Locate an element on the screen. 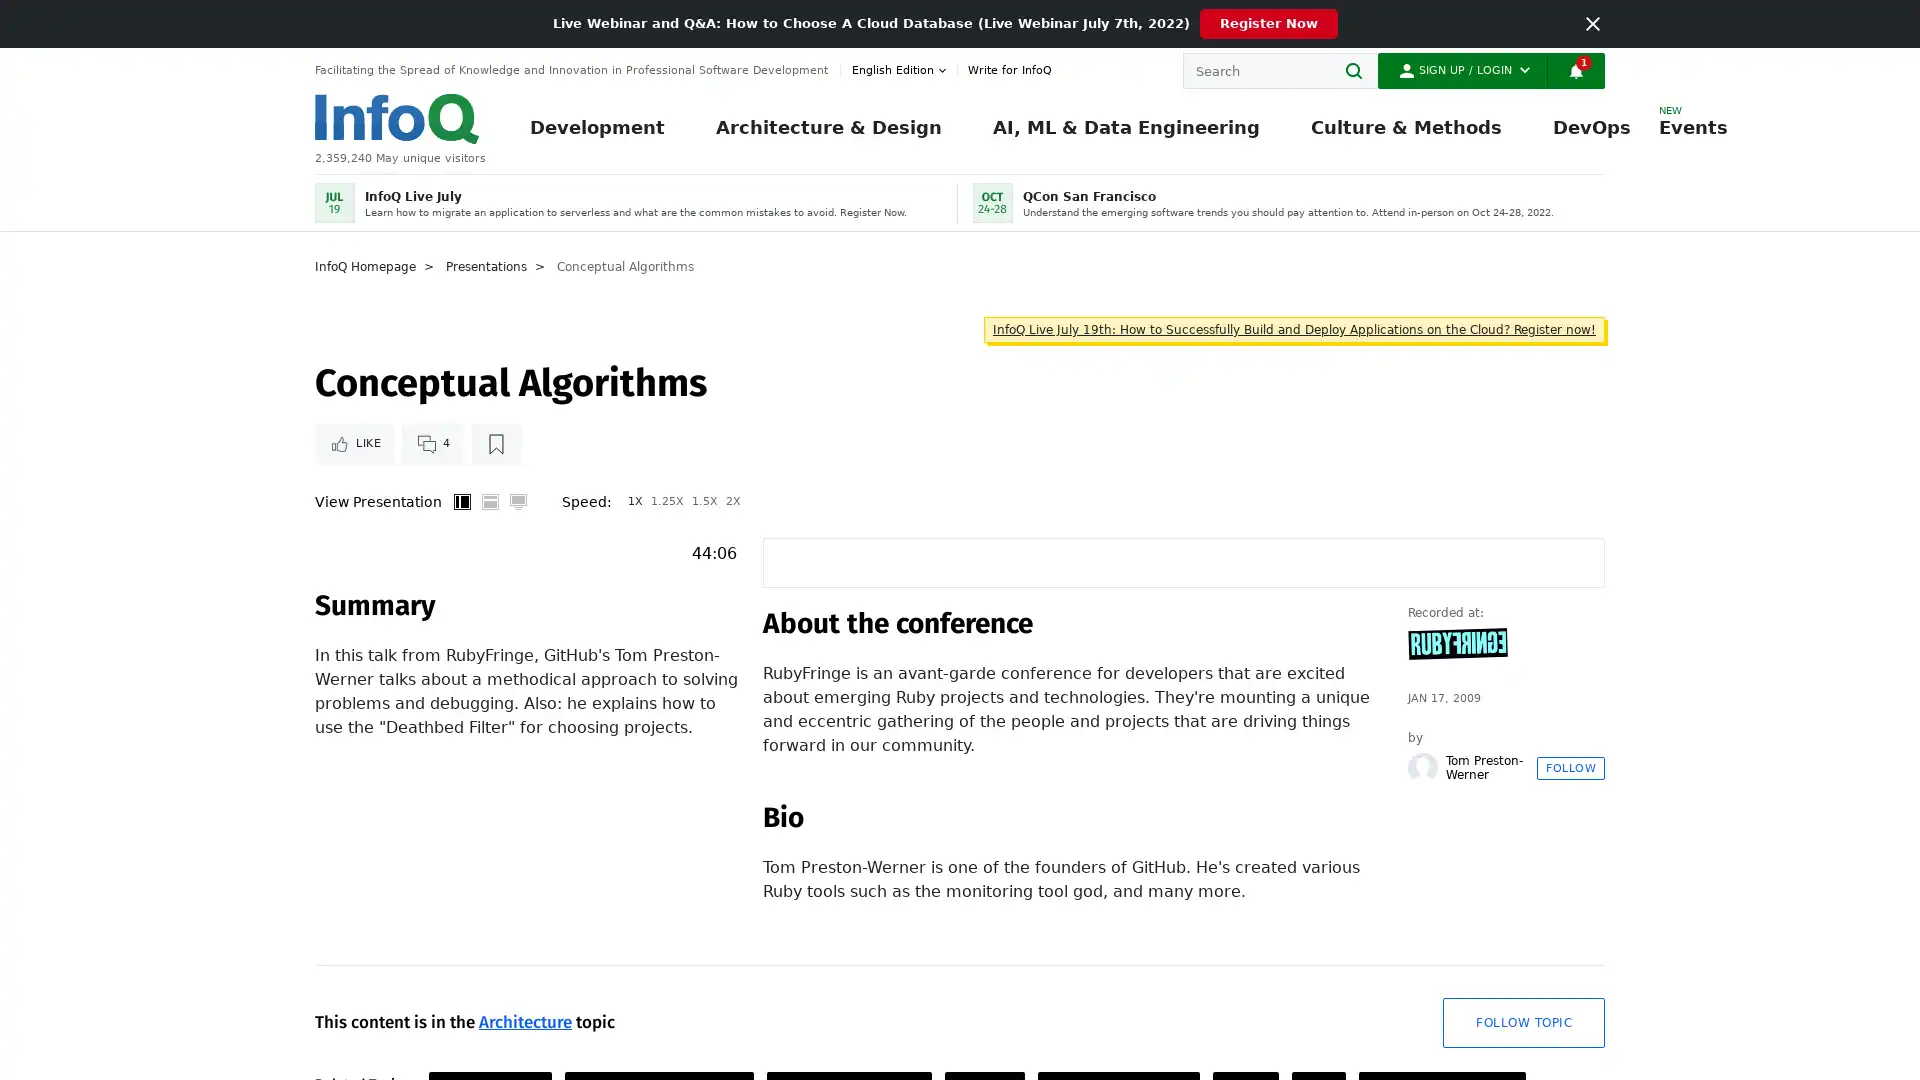 The height and width of the screenshot is (1080, 1920). Like is located at coordinates (354, 500).